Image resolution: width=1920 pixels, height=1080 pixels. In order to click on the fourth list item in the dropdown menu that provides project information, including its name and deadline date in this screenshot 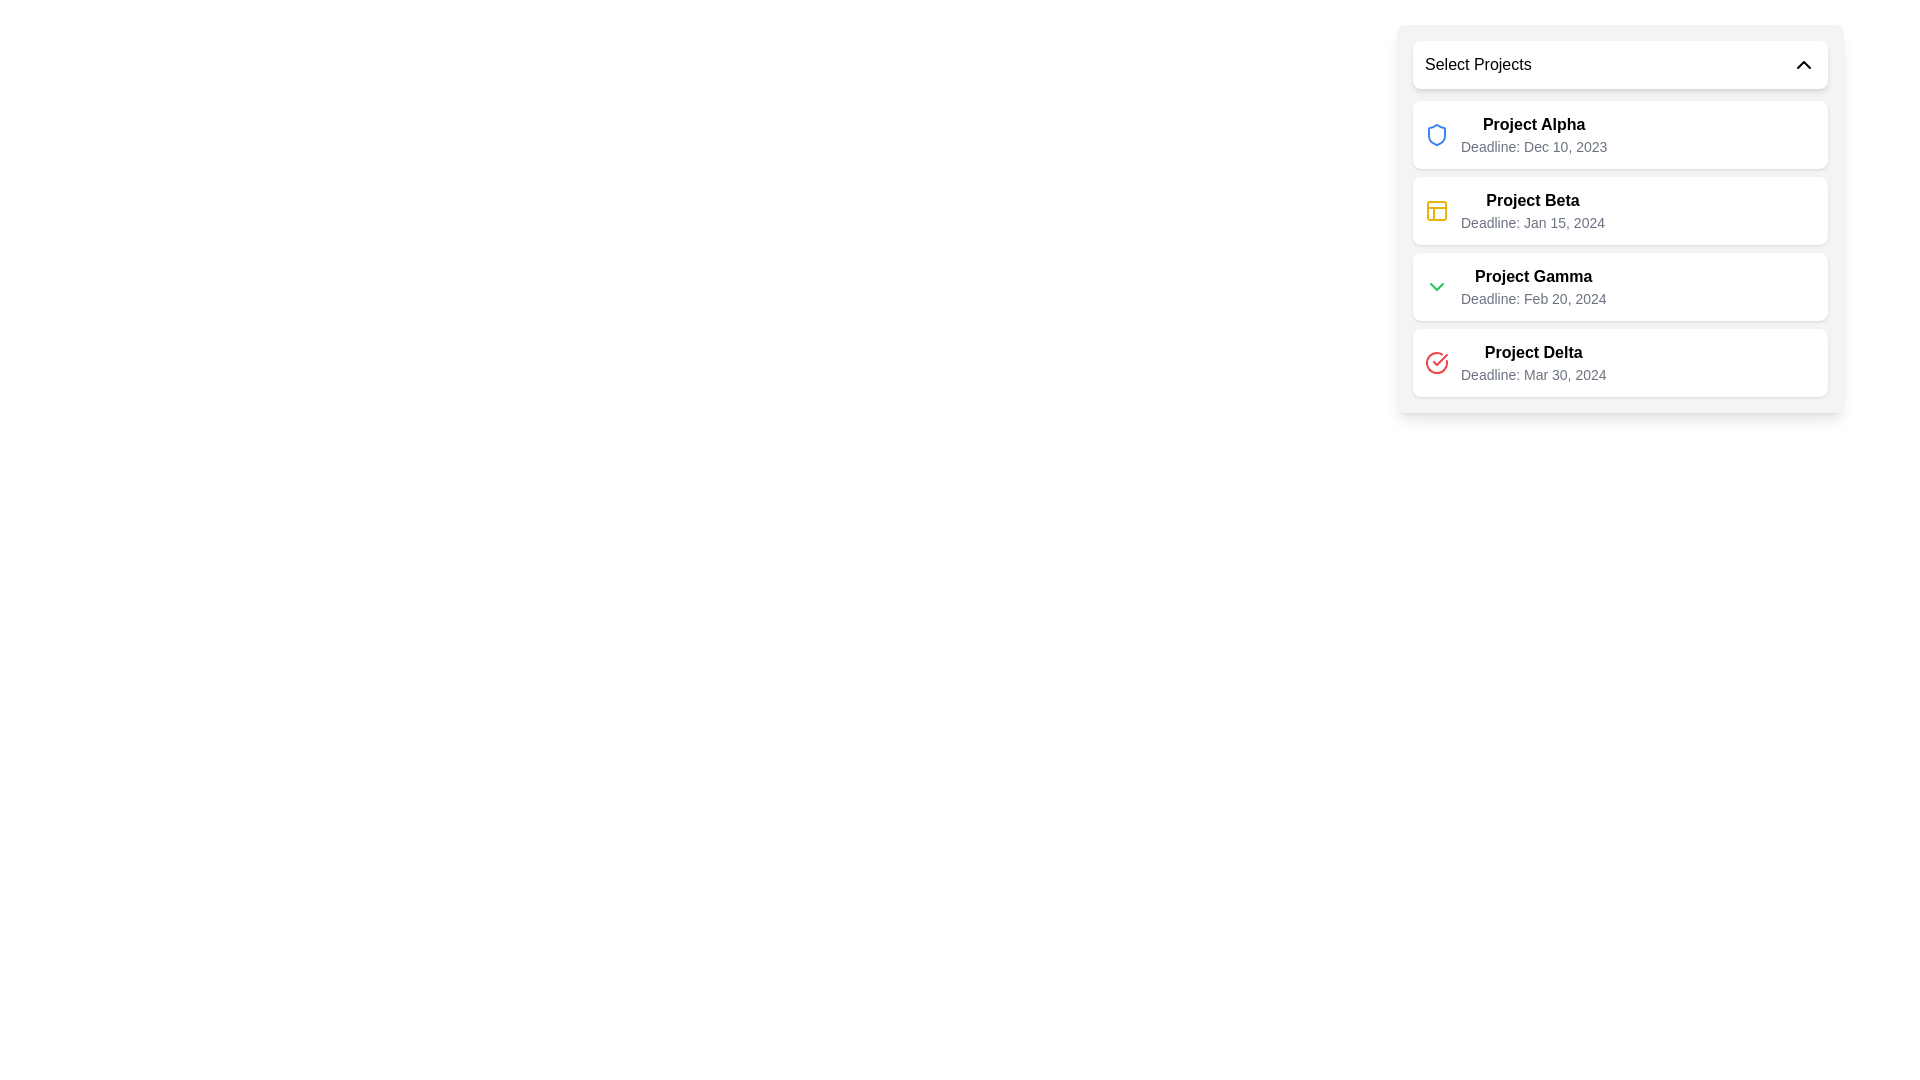, I will do `click(1620, 362)`.